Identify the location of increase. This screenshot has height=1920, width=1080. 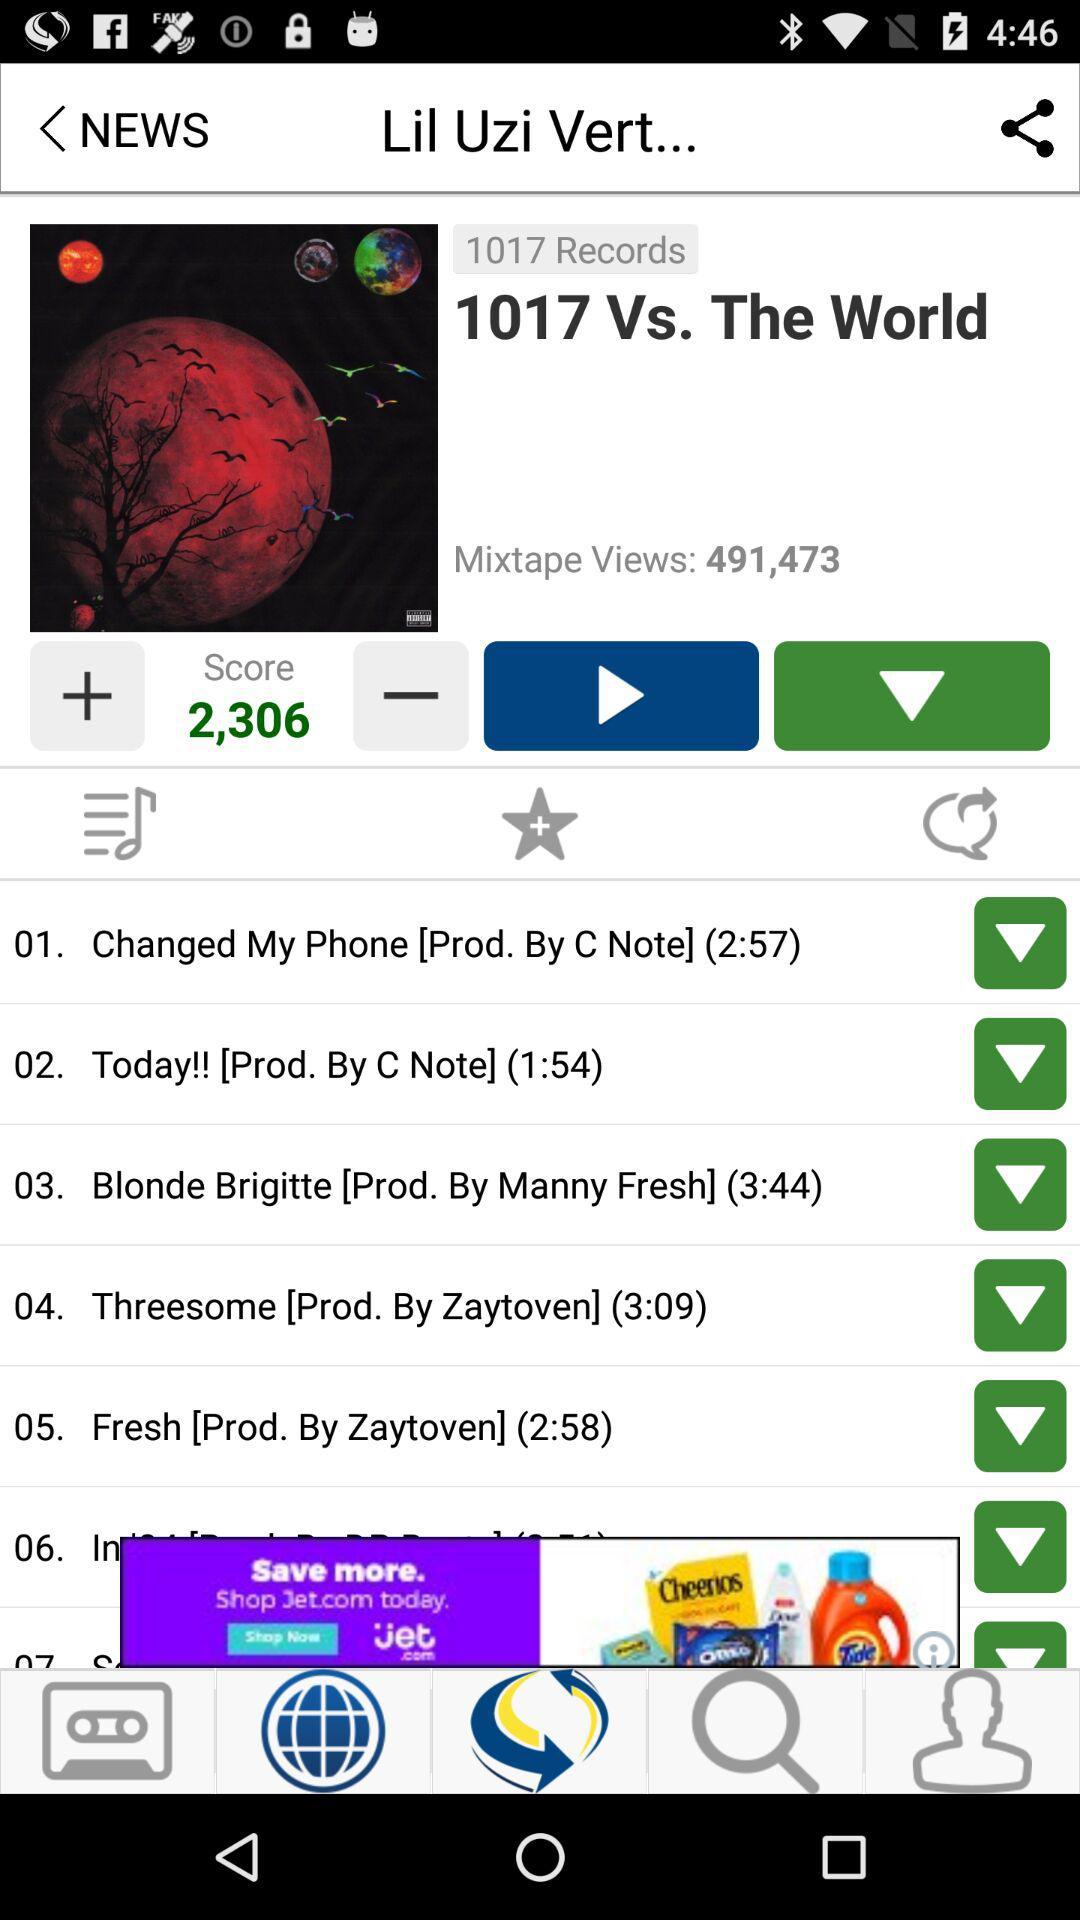
(86, 696).